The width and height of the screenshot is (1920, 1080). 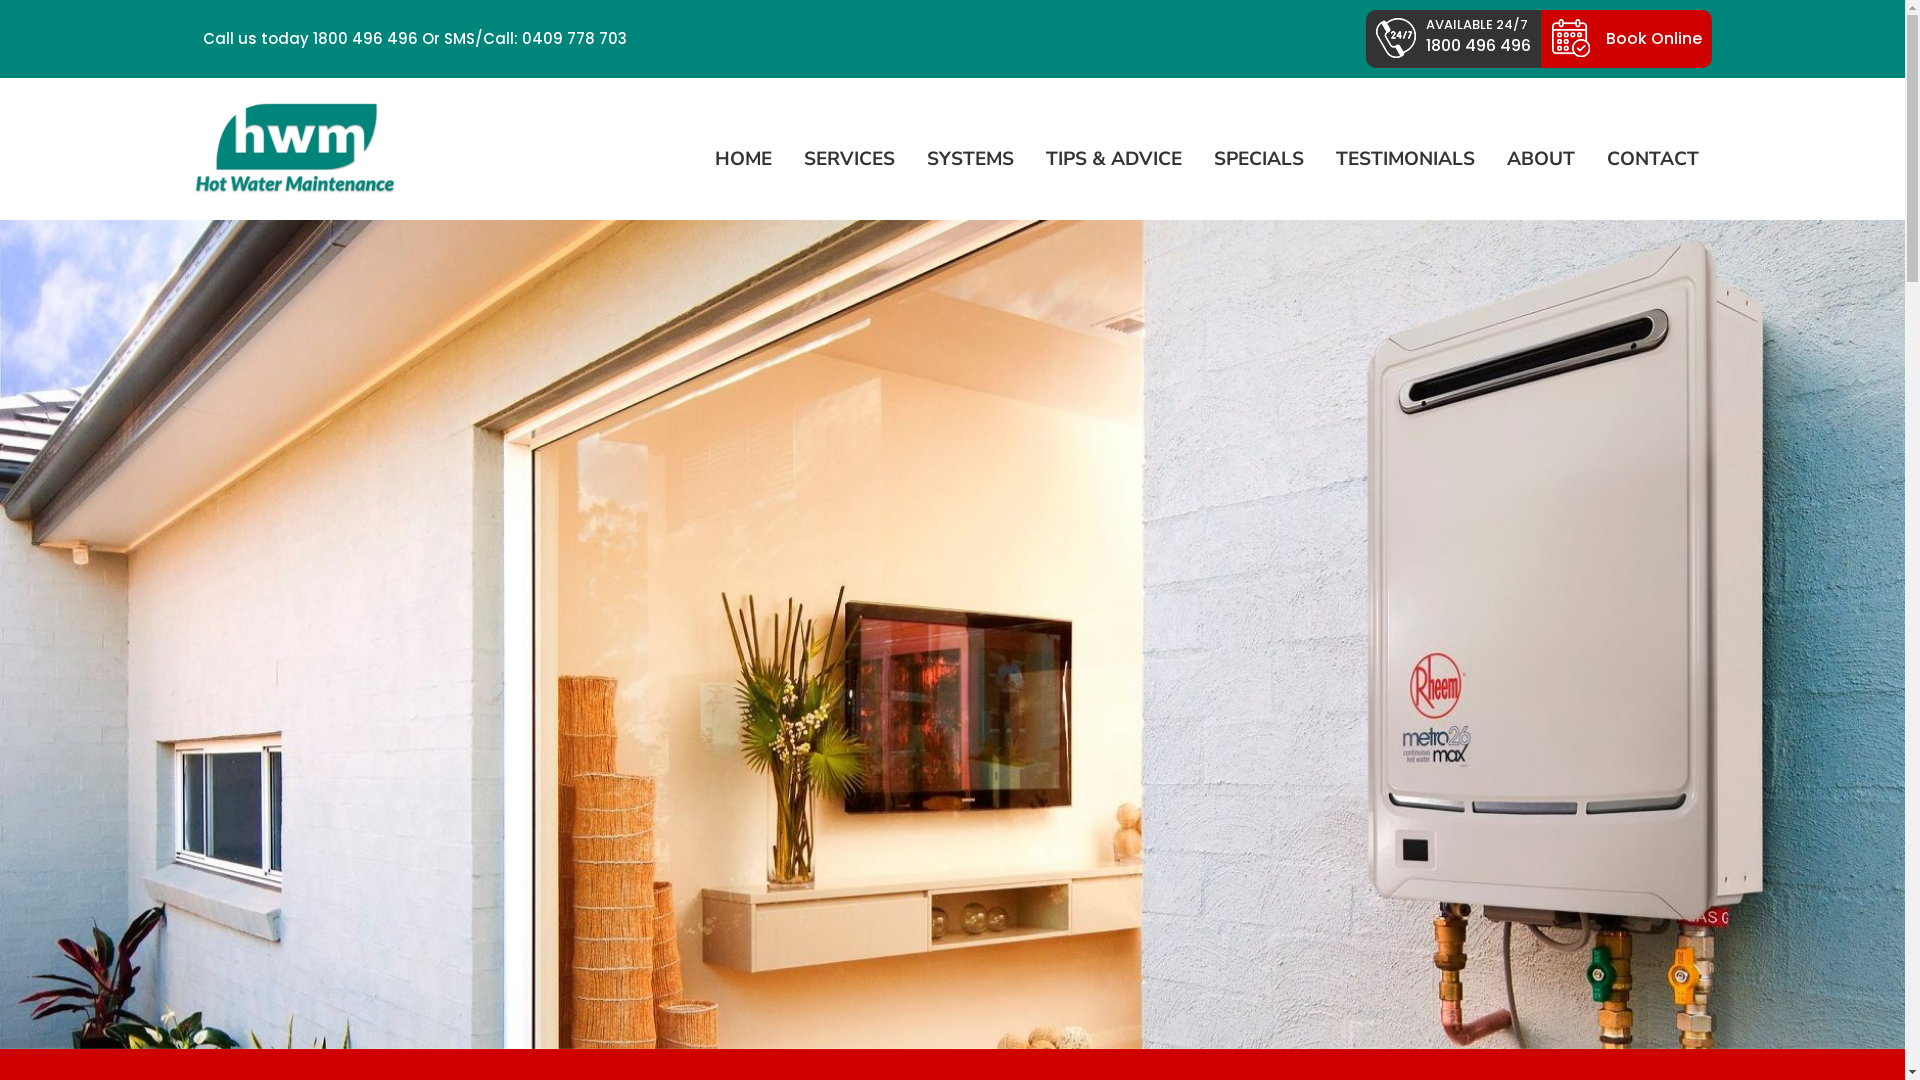 What do you see at coordinates (969, 158) in the screenshot?
I see `'SYSTEMS'` at bounding box center [969, 158].